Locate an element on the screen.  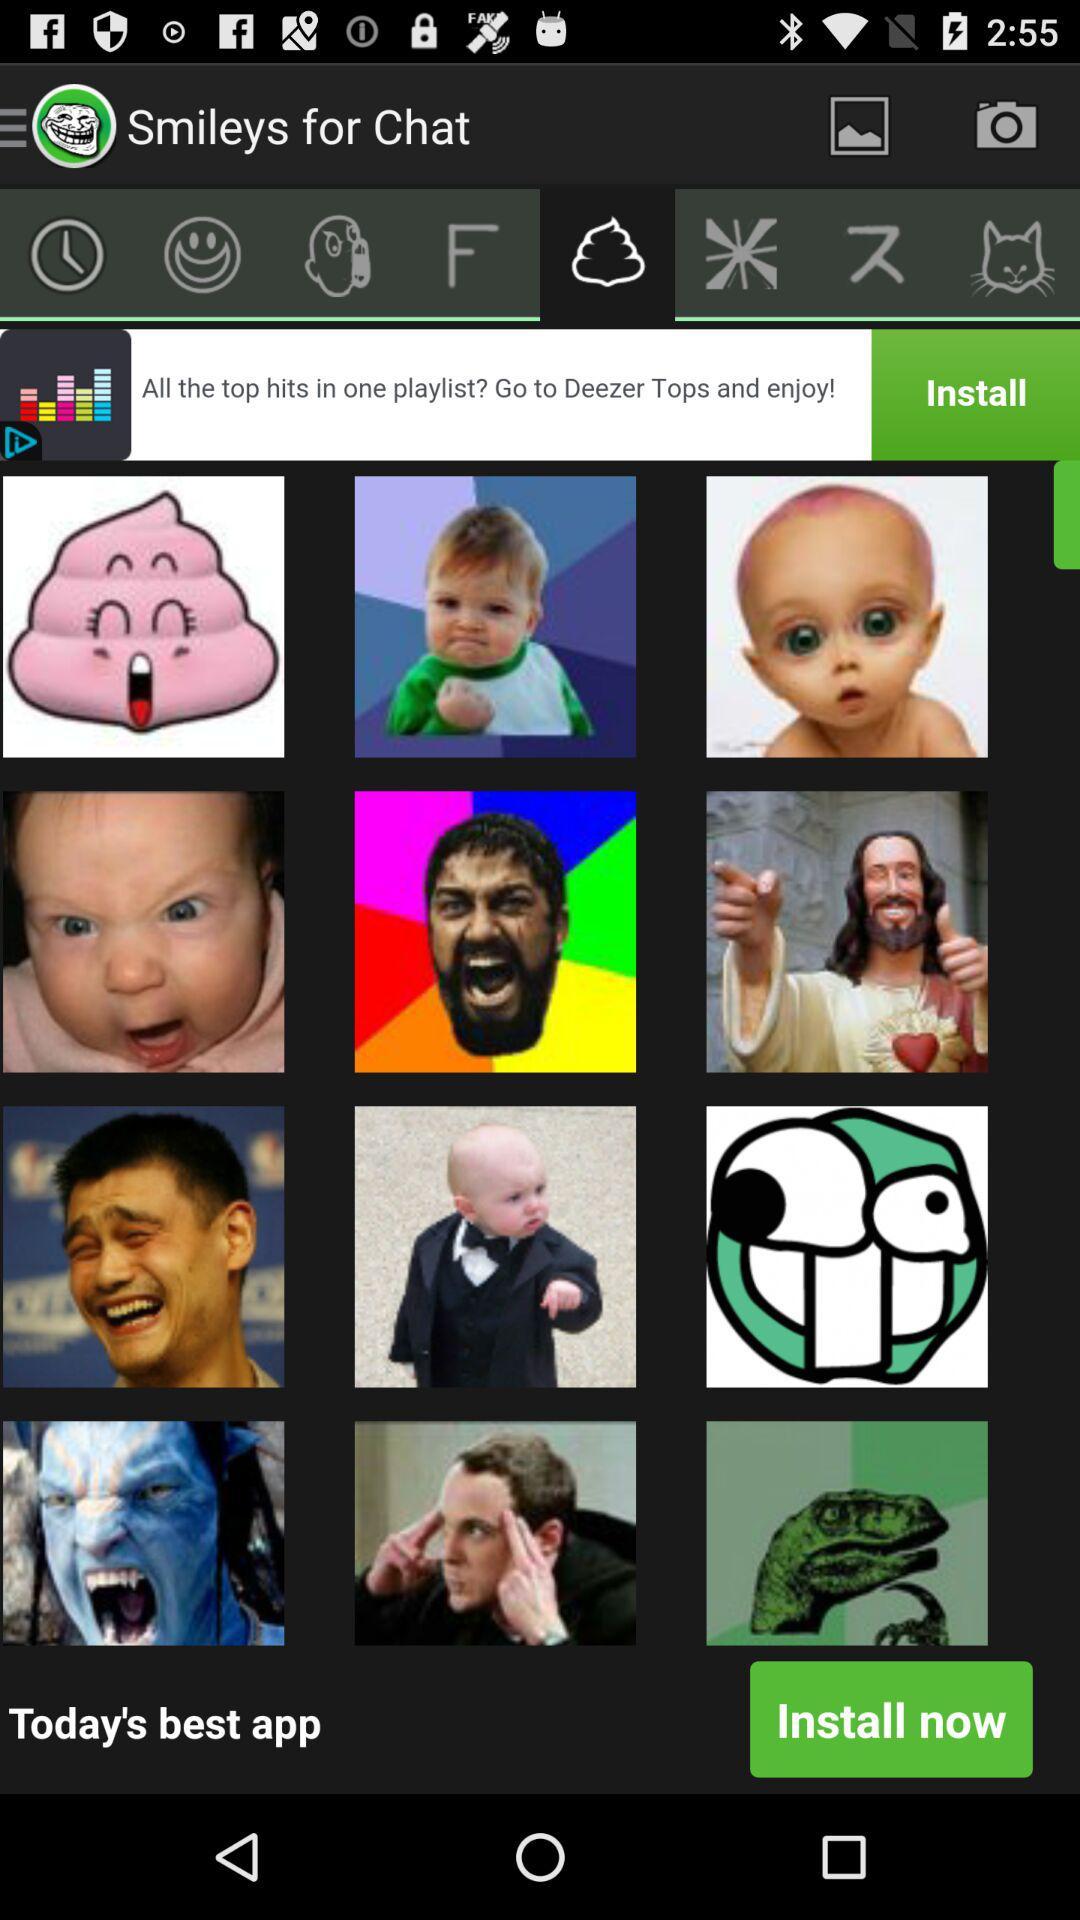
switch autoplay option is located at coordinates (606, 253).